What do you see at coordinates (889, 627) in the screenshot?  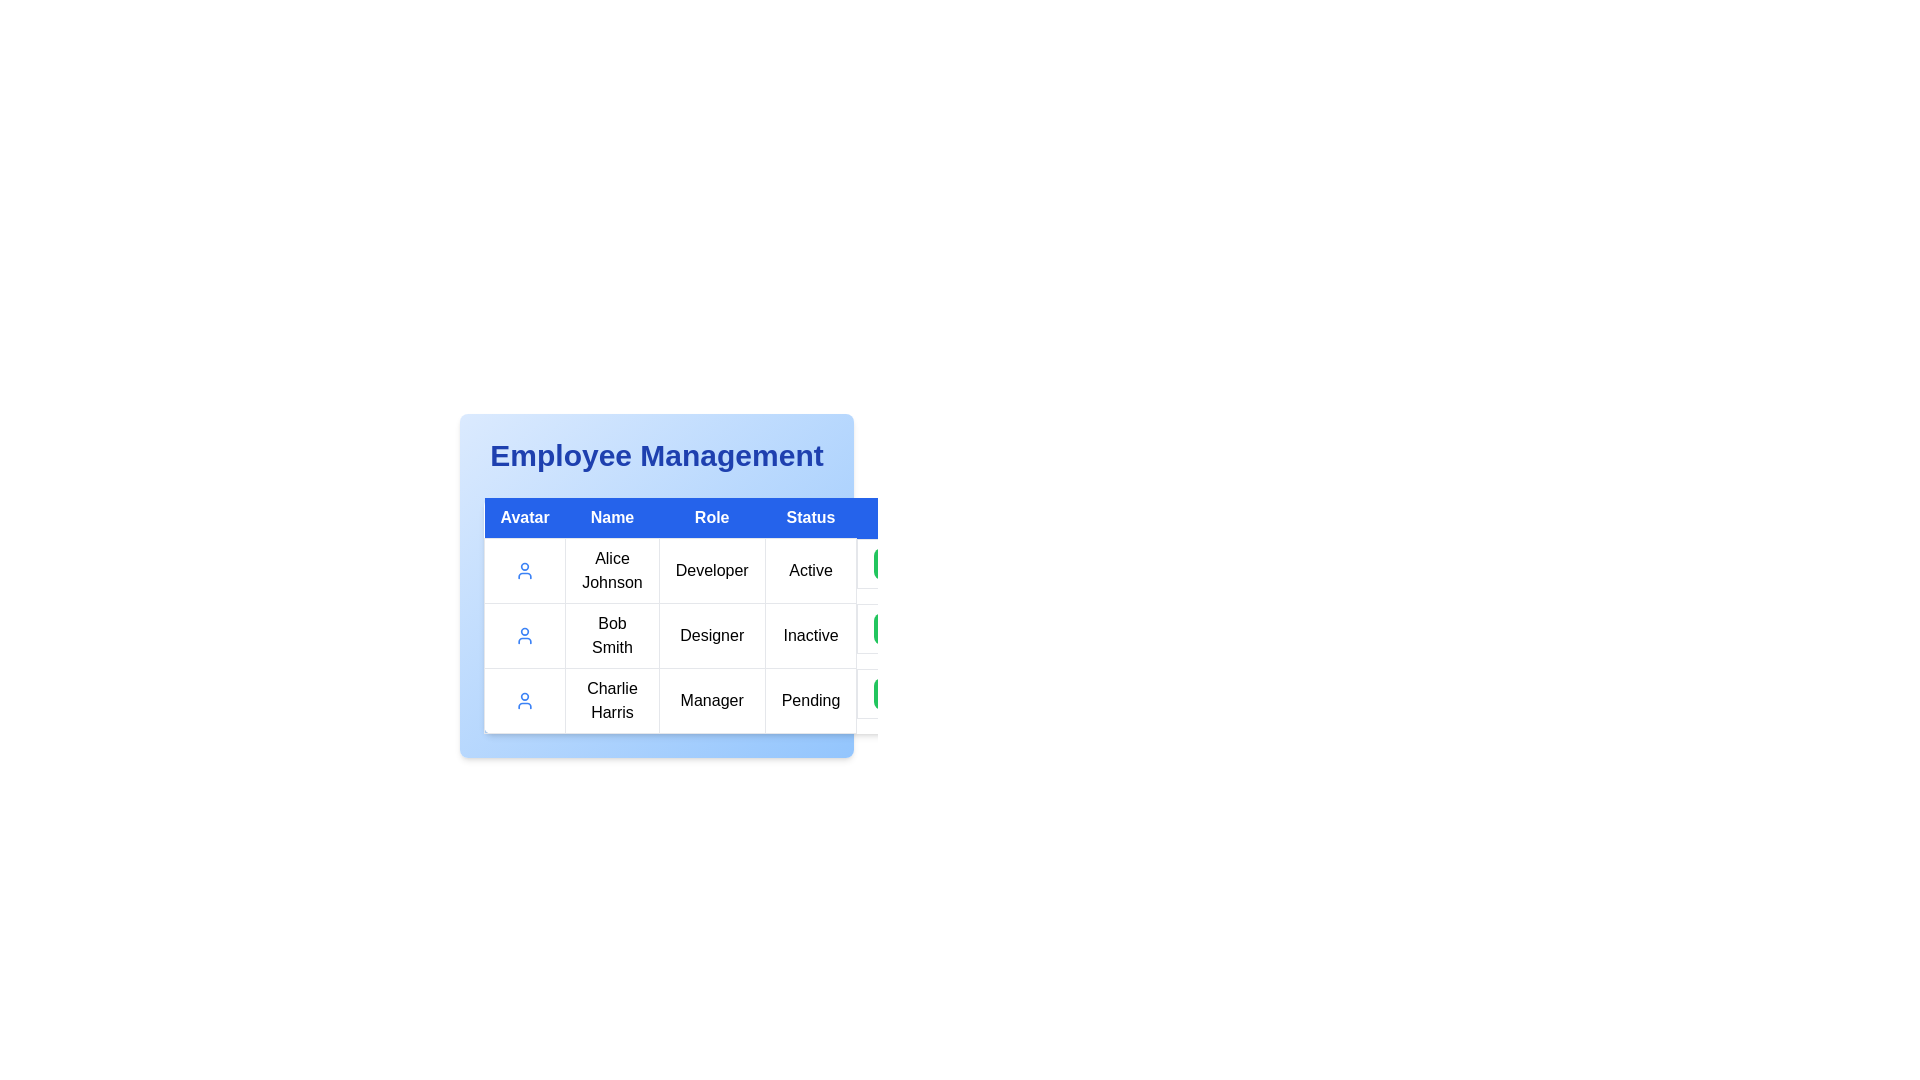 I see `the interactive button located in the 'Status' column of Bob Smith's row` at bounding box center [889, 627].